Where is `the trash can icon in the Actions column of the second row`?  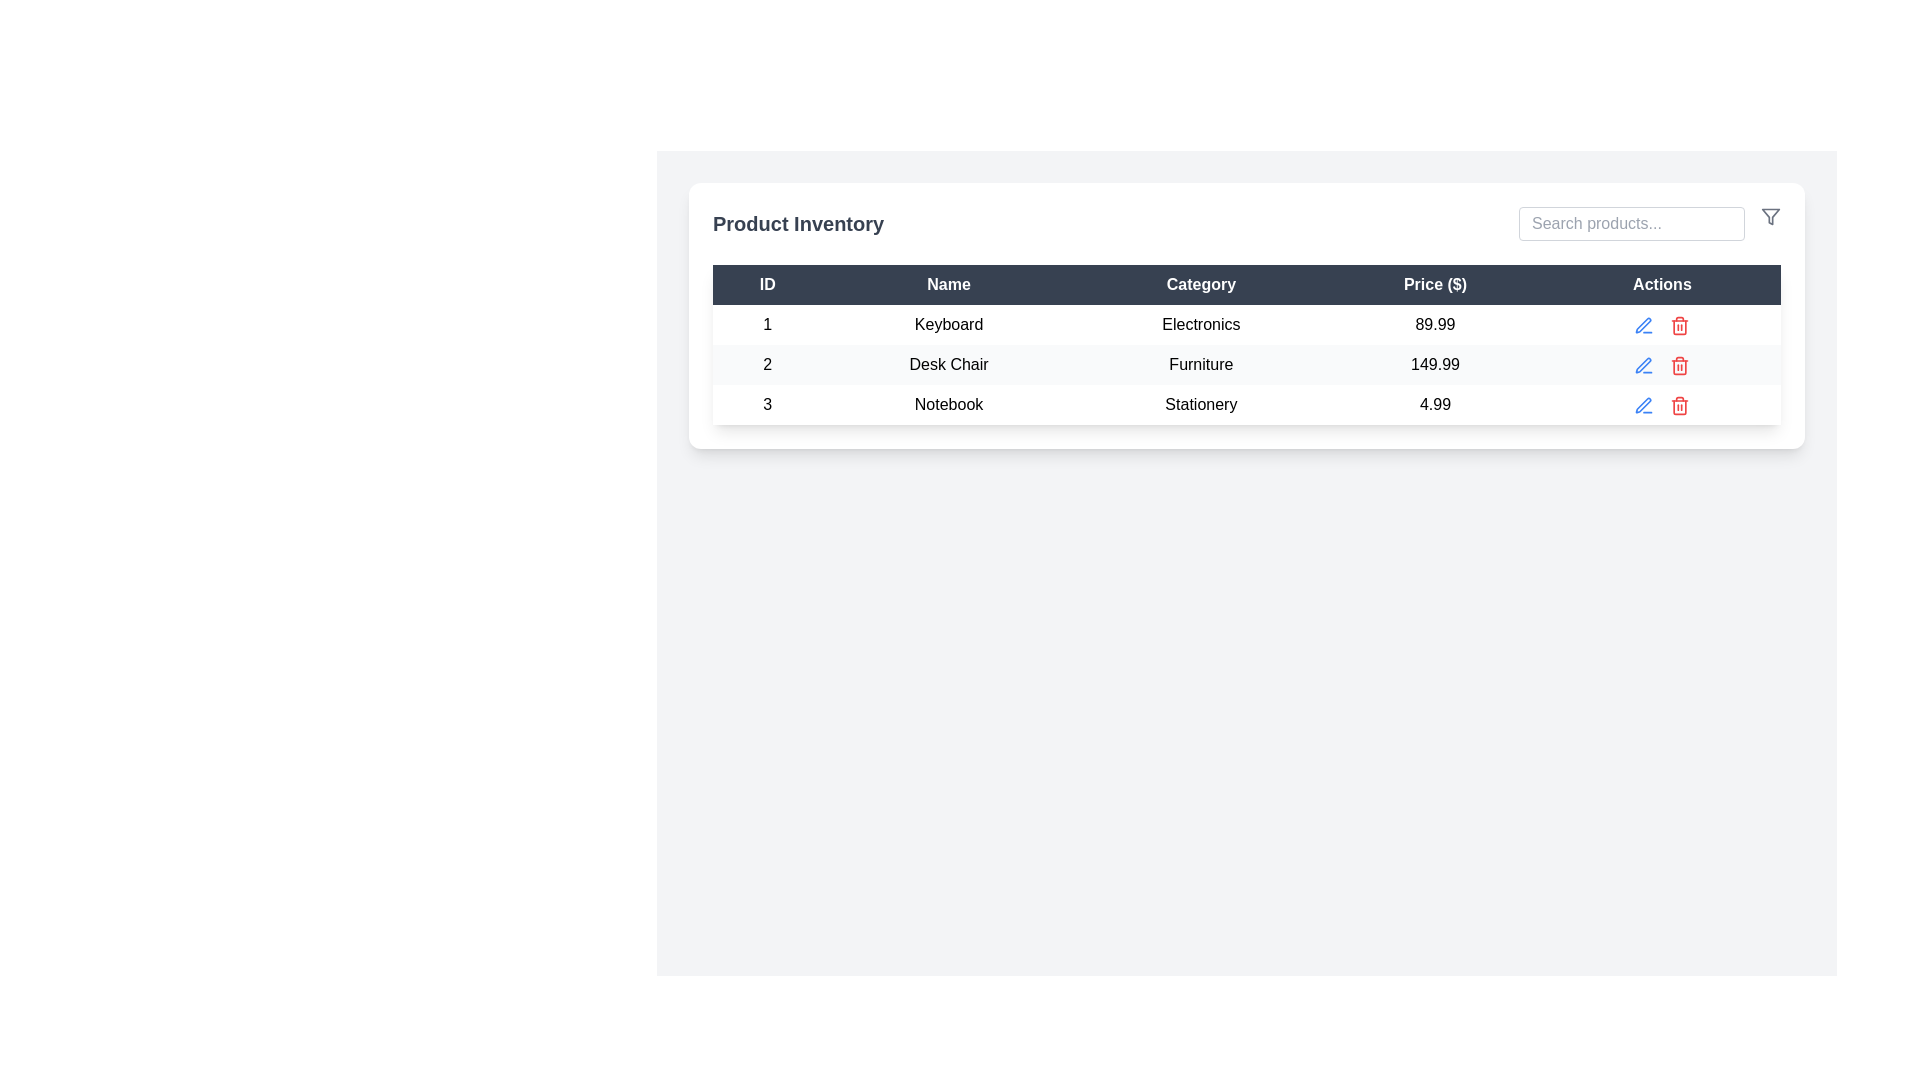
the trash can icon in the Actions column of the second row is located at coordinates (1680, 365).